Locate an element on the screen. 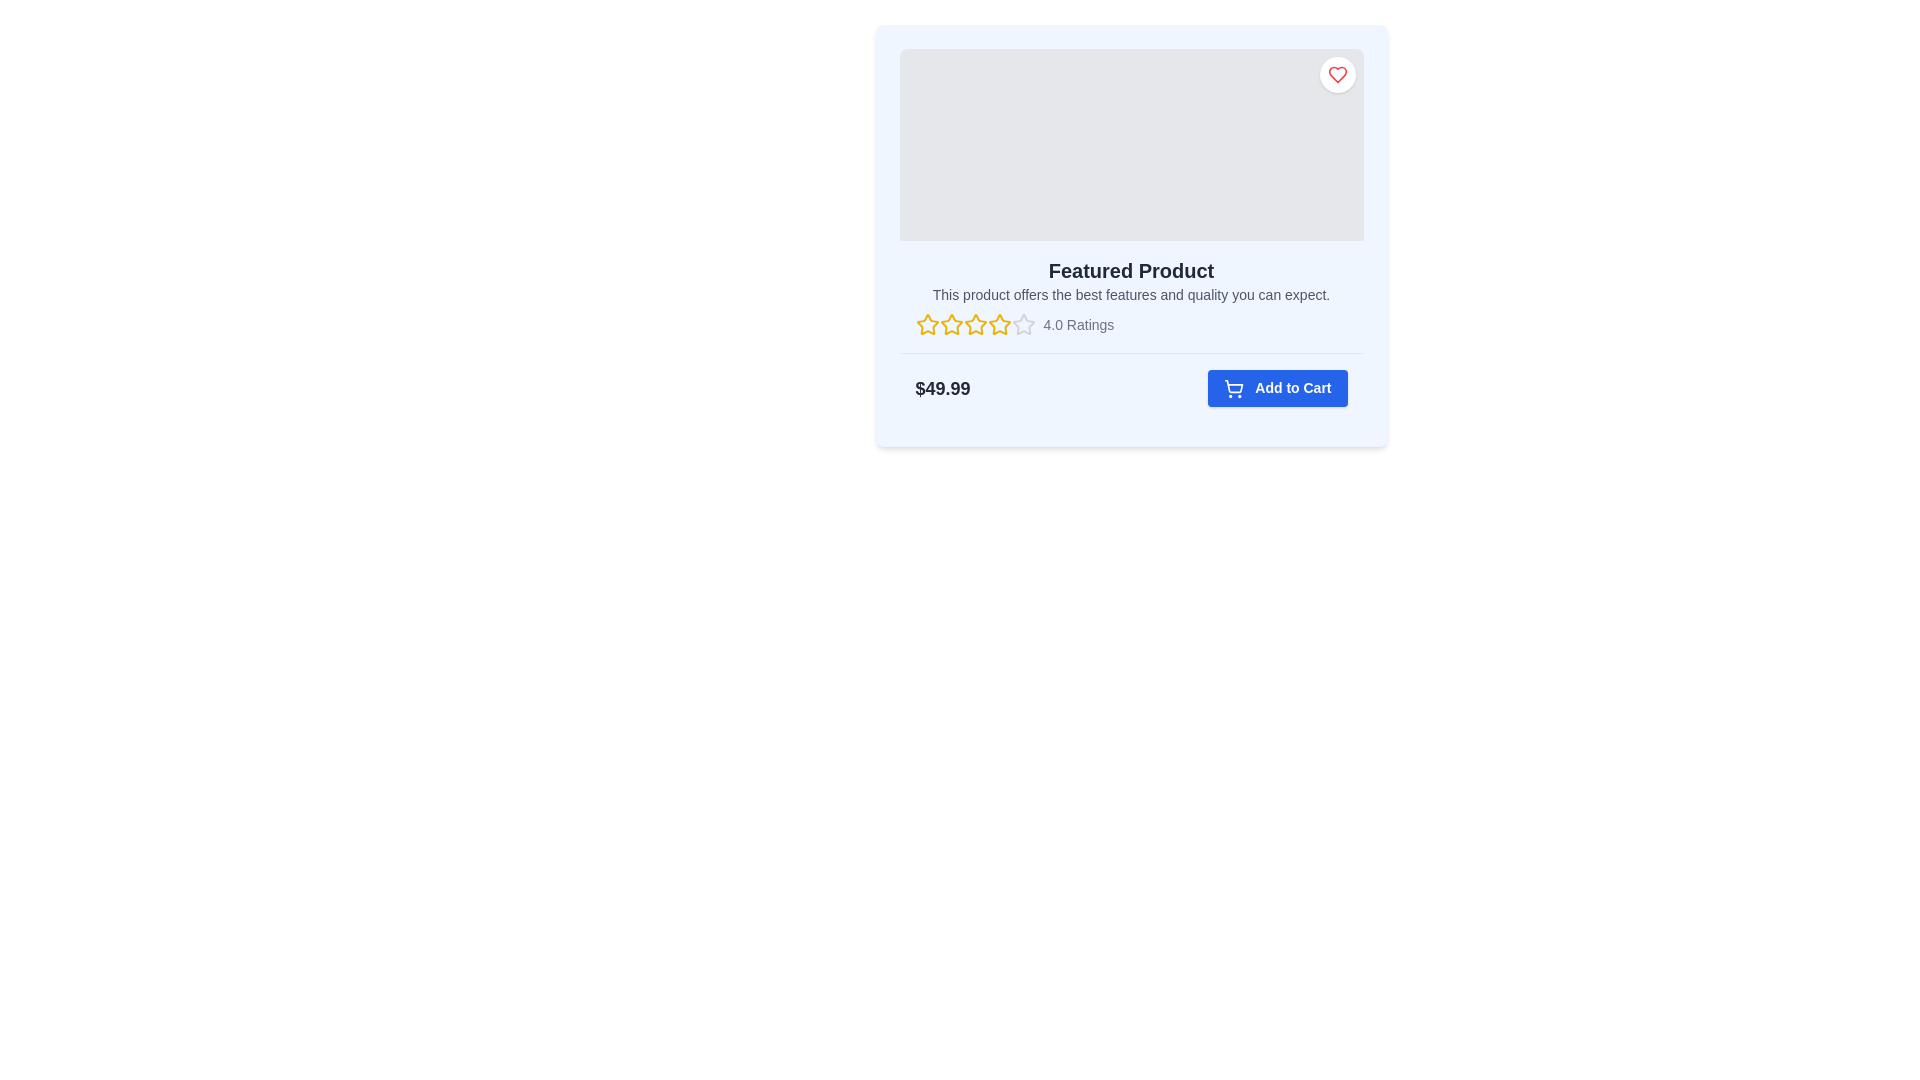 Image resolution: width=1920 pixels, height=1080 pixels. the product title text label at the top of the card interface, which is centered horizontally and draws attention to the product's name is located at coordinates (1131, 270).